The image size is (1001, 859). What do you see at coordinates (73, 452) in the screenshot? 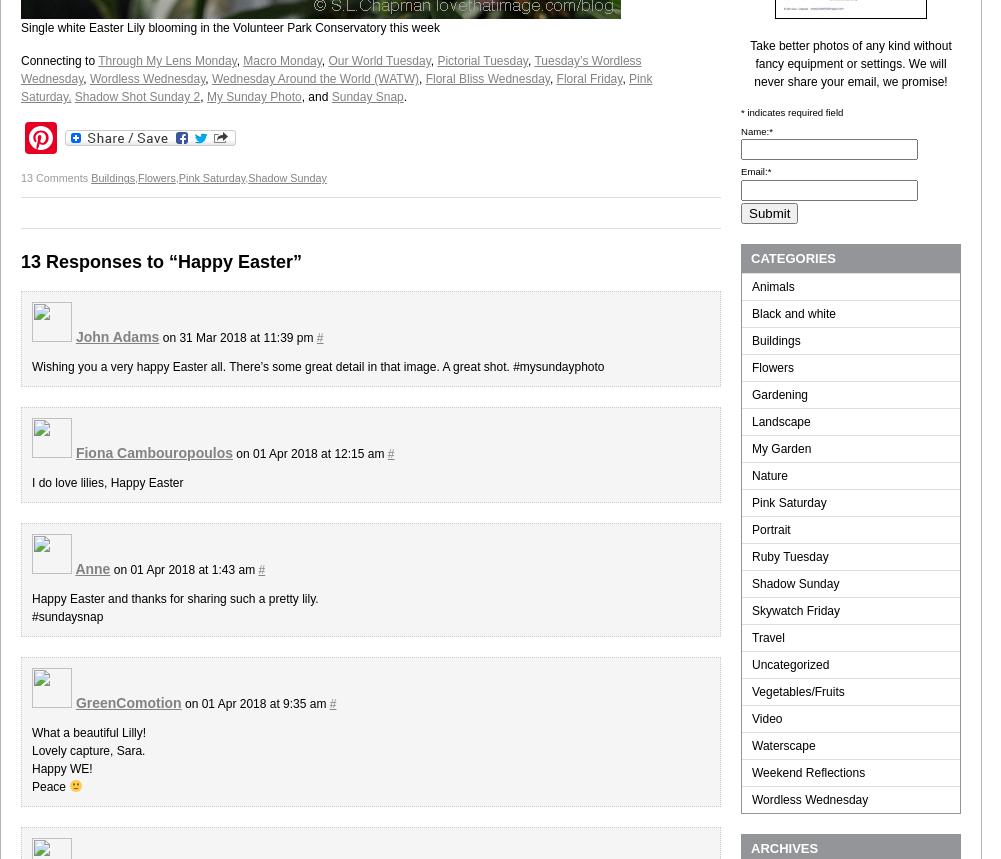
I see `'Fiona Cambouropoulos'` at bounding box center [73, 452].